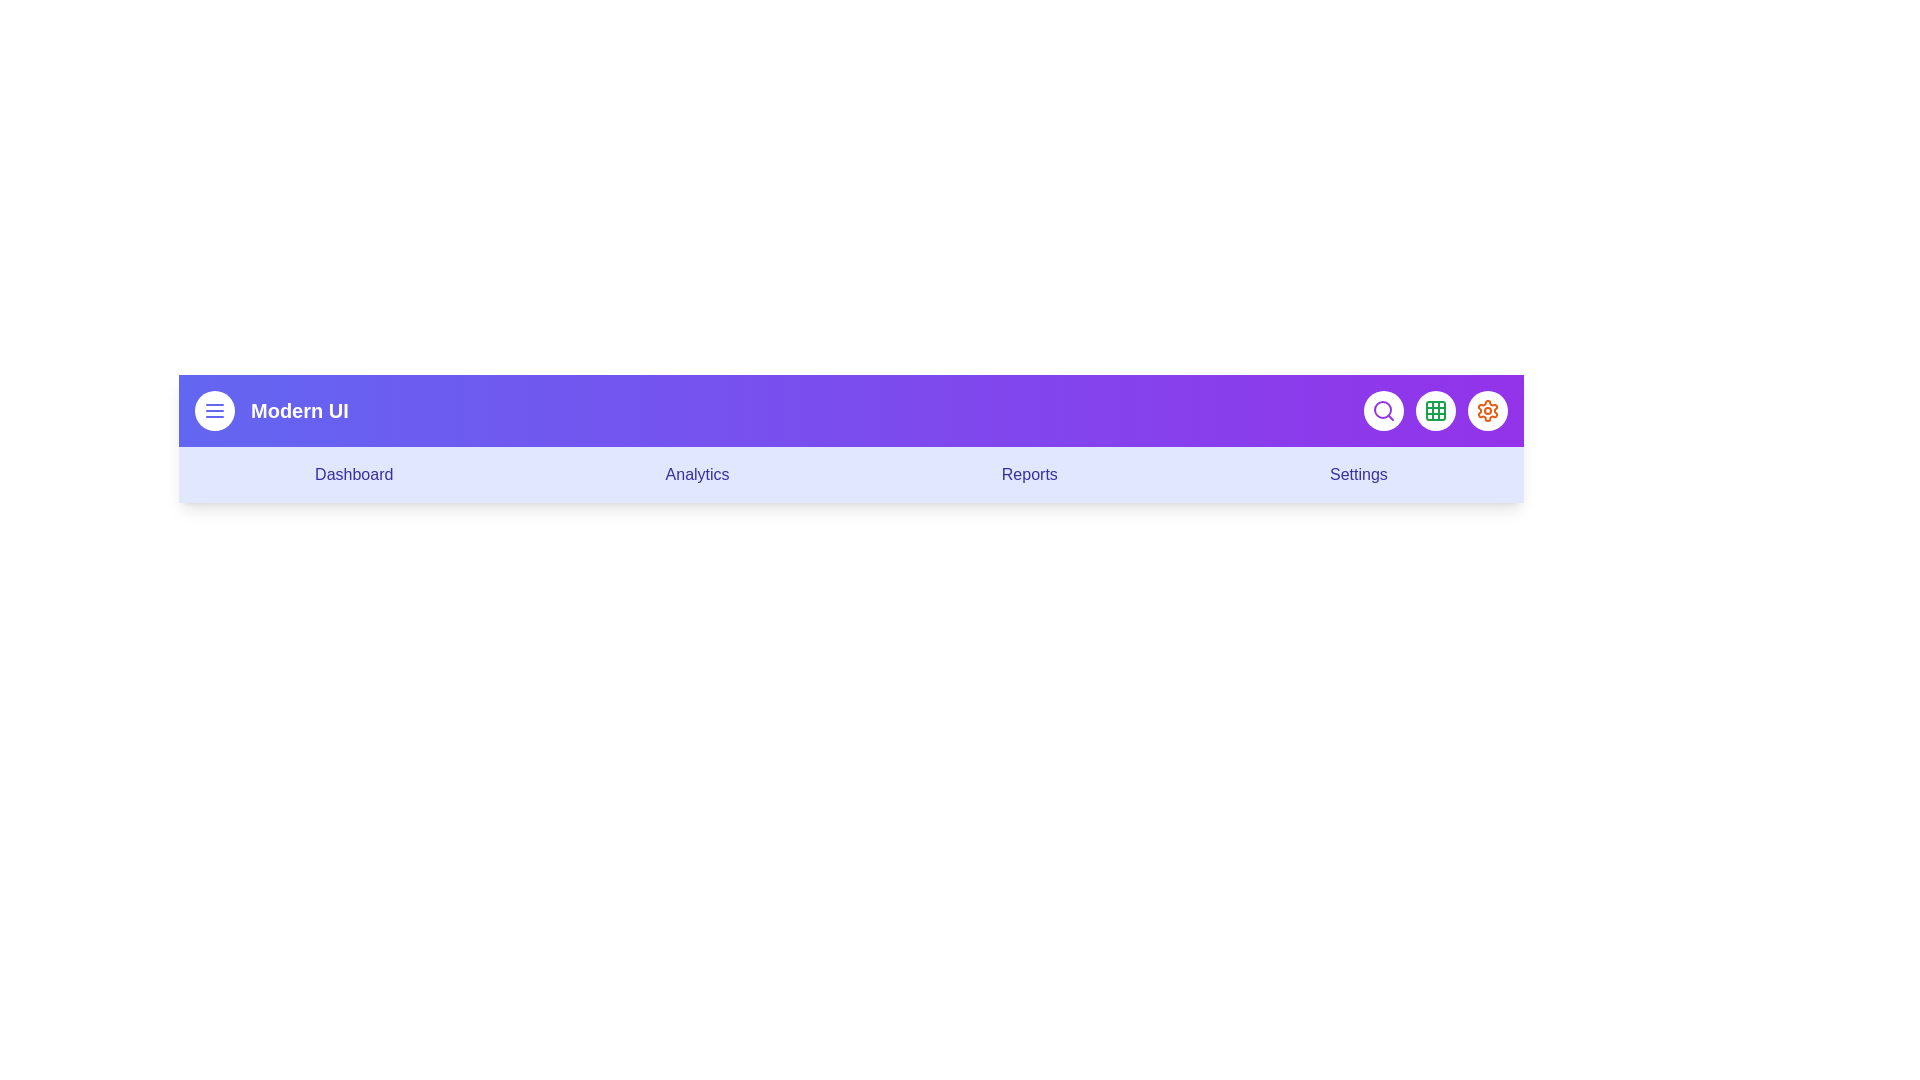 Image resolution: width=1920 pixels, height=1080 pixels. What do you see at coordinates (1434, 410) in the screenshot?
I see `the grid button to access grid-related features` at bounding box center [1434, 410].